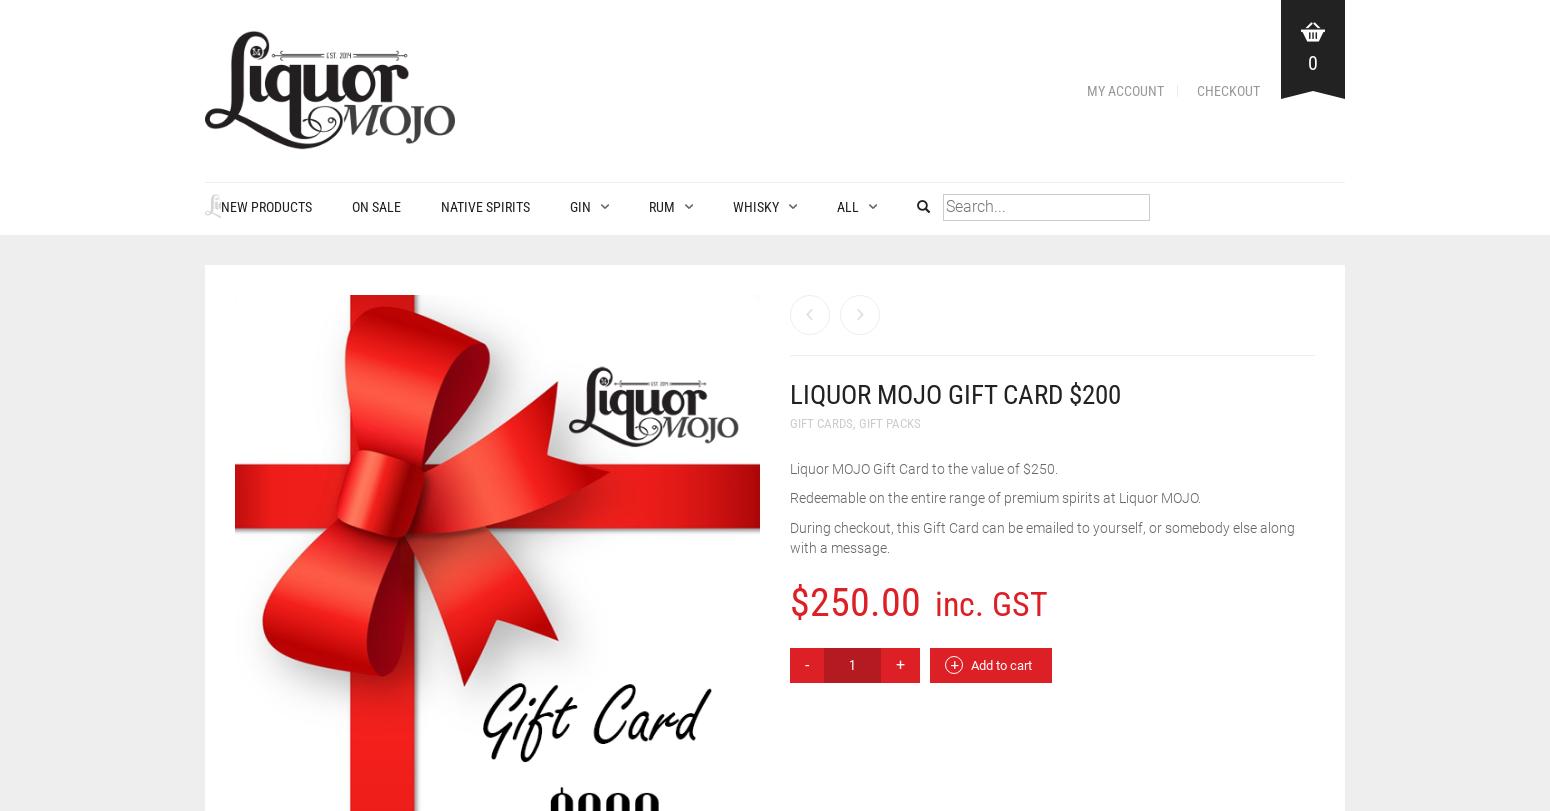 This screenshot has height=811, width=1550. What do you see at coordinates (1232, 480) in the screenshot?
I see `'1960-1969'` at bounding box center [1232, 480].